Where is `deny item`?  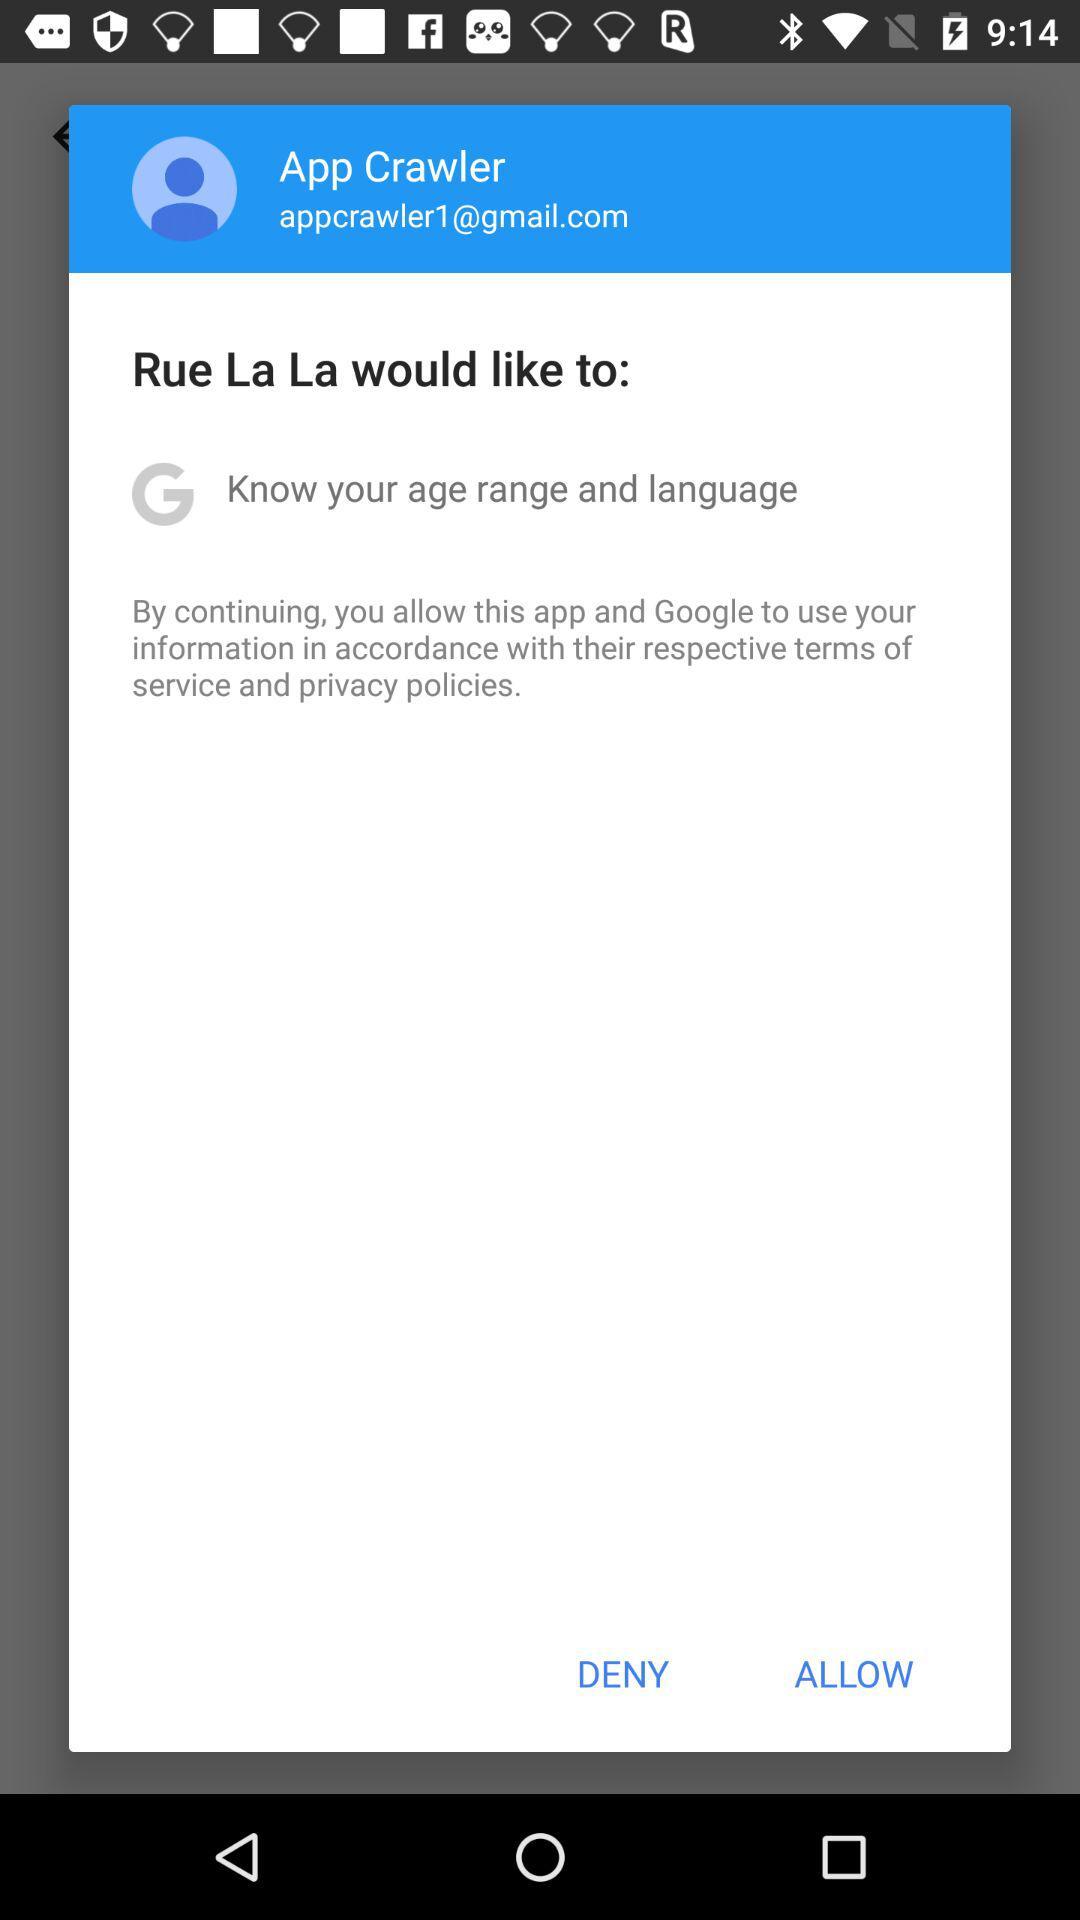
deny item is located at coordinates (621, 1673).